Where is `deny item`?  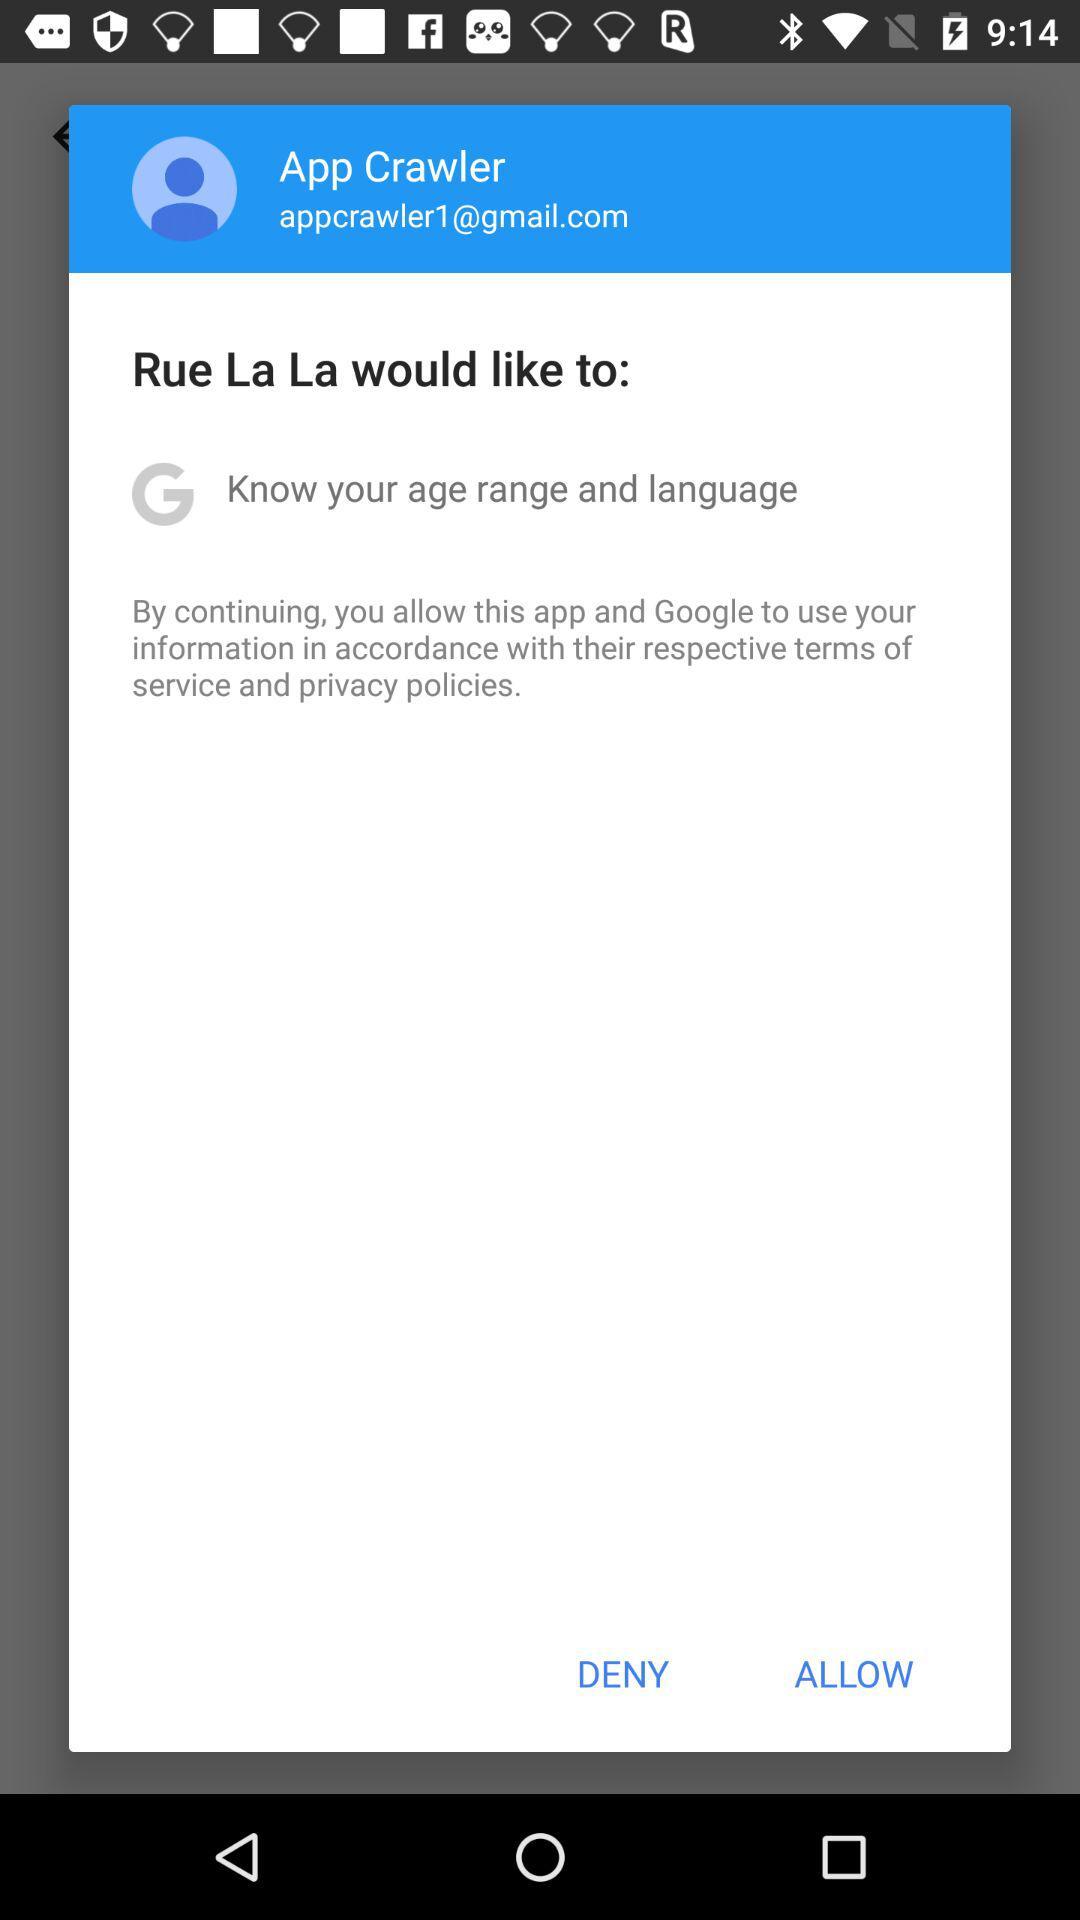
deny item is located at coordinates (621, 1673).